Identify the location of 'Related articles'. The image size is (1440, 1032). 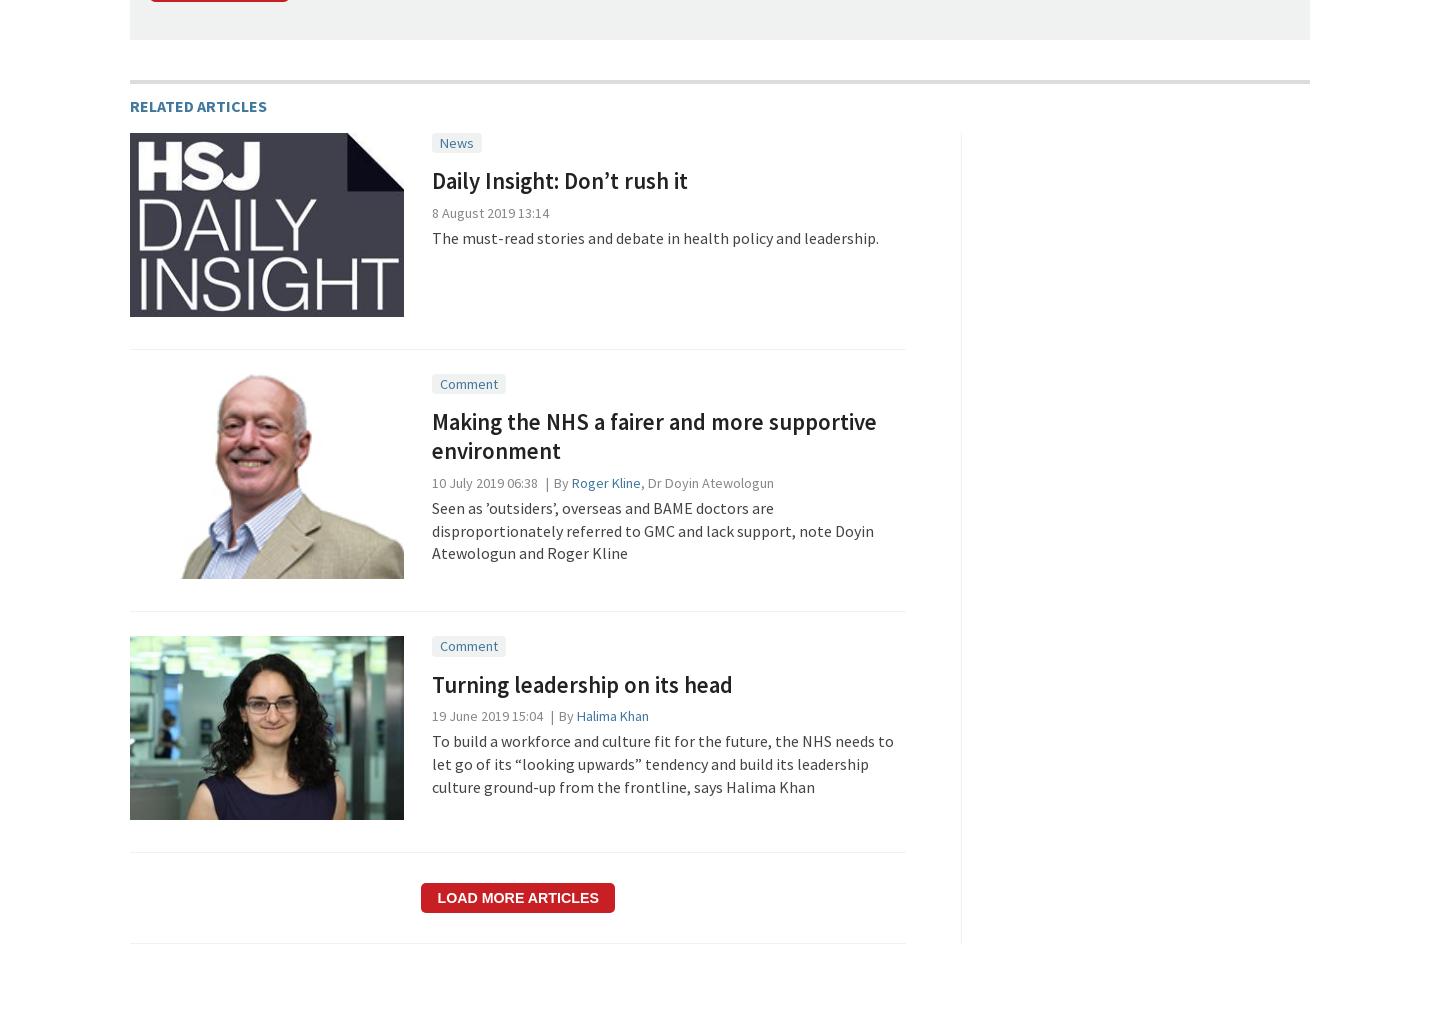
(198, 105).